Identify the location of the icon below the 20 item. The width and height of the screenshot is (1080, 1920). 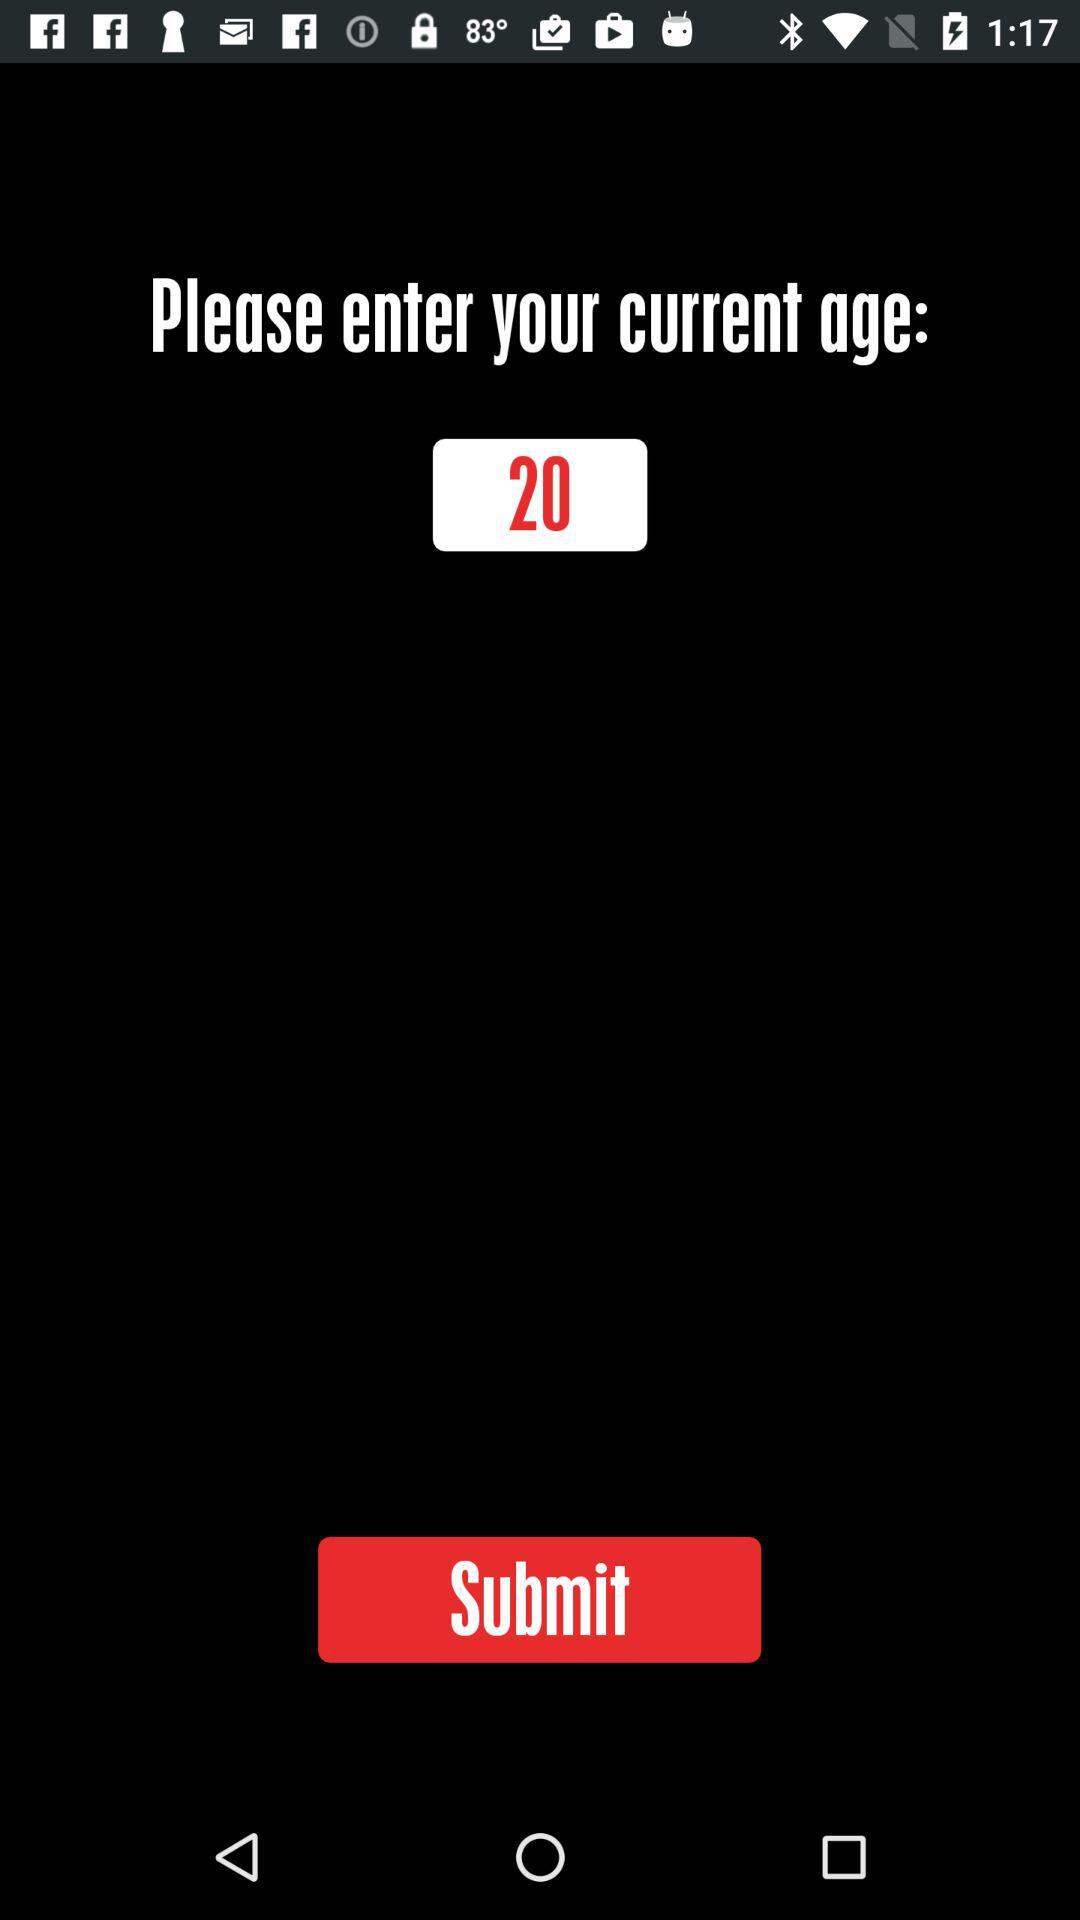
(538, 1598).